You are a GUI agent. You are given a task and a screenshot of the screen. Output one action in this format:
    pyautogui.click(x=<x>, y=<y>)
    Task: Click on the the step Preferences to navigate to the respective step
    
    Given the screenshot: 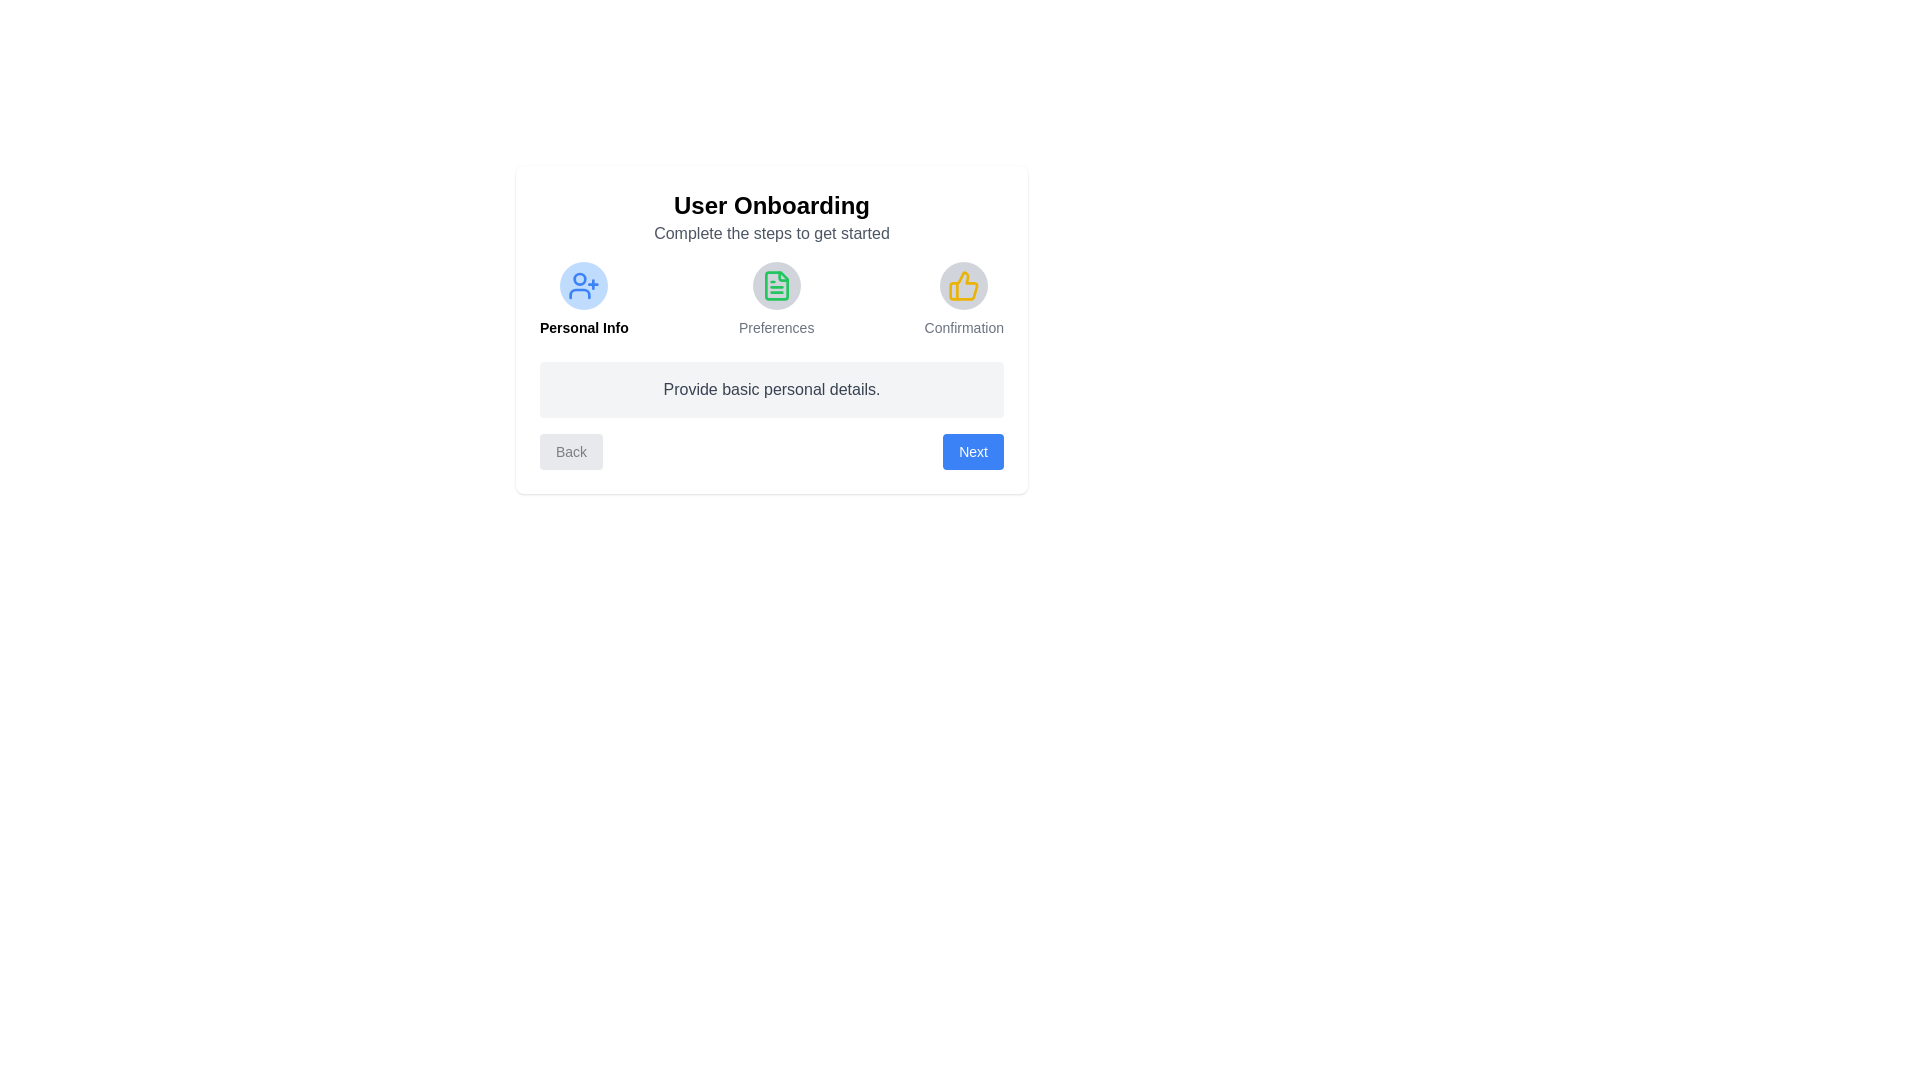 What is the action you would take?
    pyautogui.click(x=775, y=300)
    